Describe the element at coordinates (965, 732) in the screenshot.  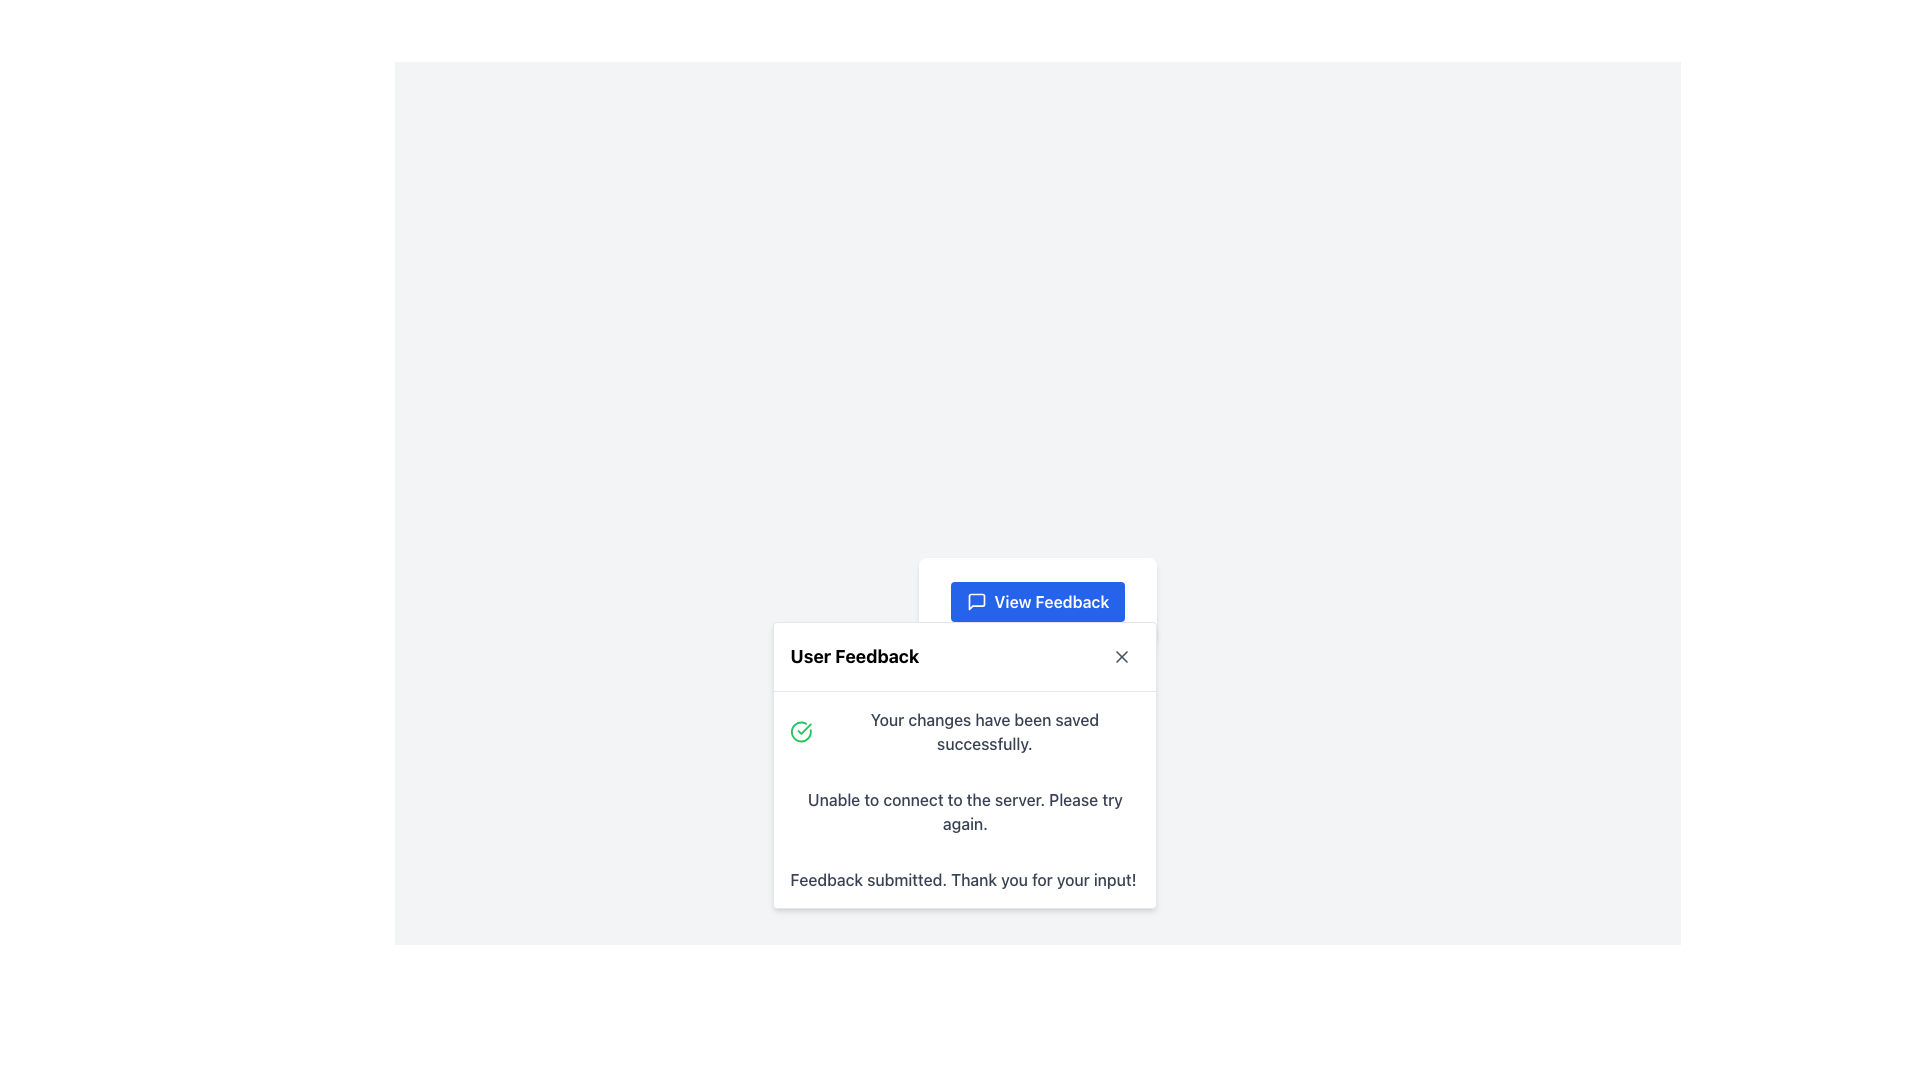
I see `notification message that indicates 'Your changes have been saved successfully.' in the modal titled 'User Feedback'` at that location.